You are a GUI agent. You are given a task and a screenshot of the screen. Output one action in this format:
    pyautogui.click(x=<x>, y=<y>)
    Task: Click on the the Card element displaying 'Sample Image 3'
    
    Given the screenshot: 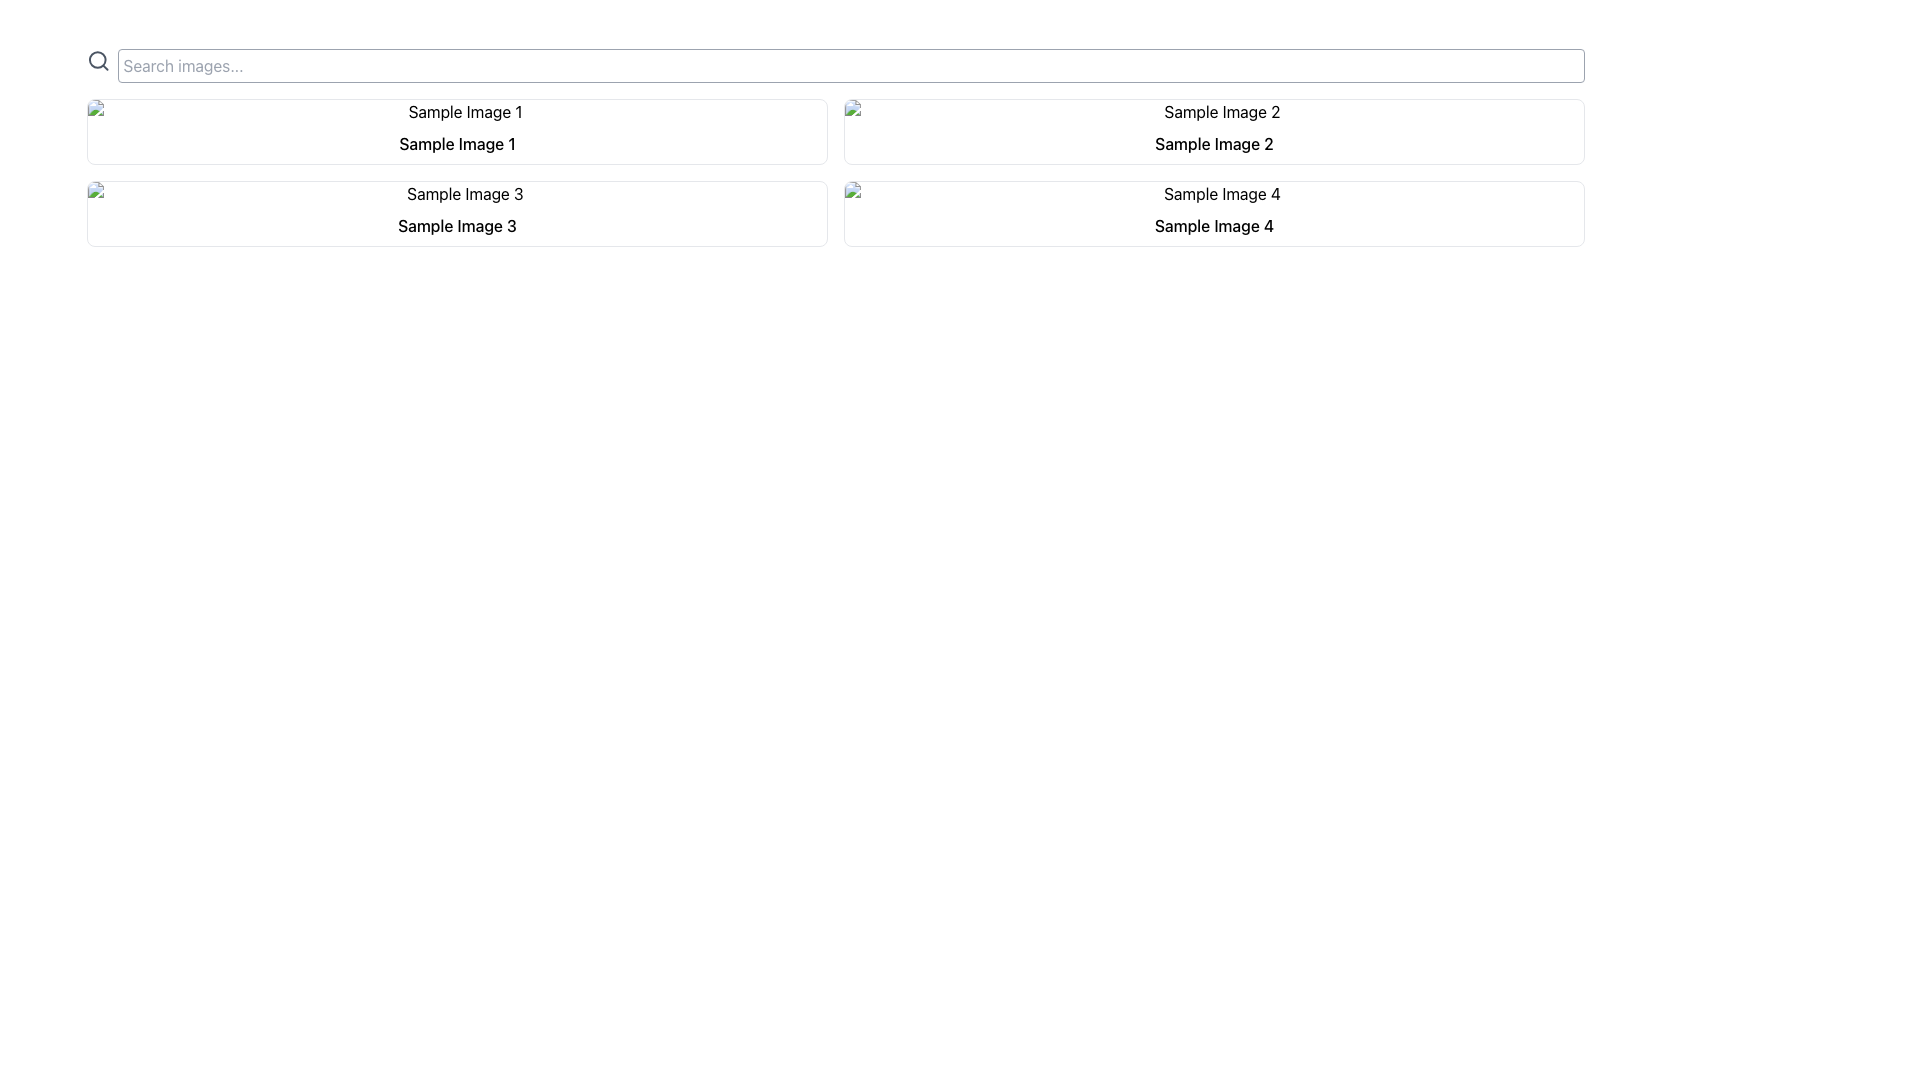 What is the action you would take?
    pyautogui.click(x=456, y=213)
    